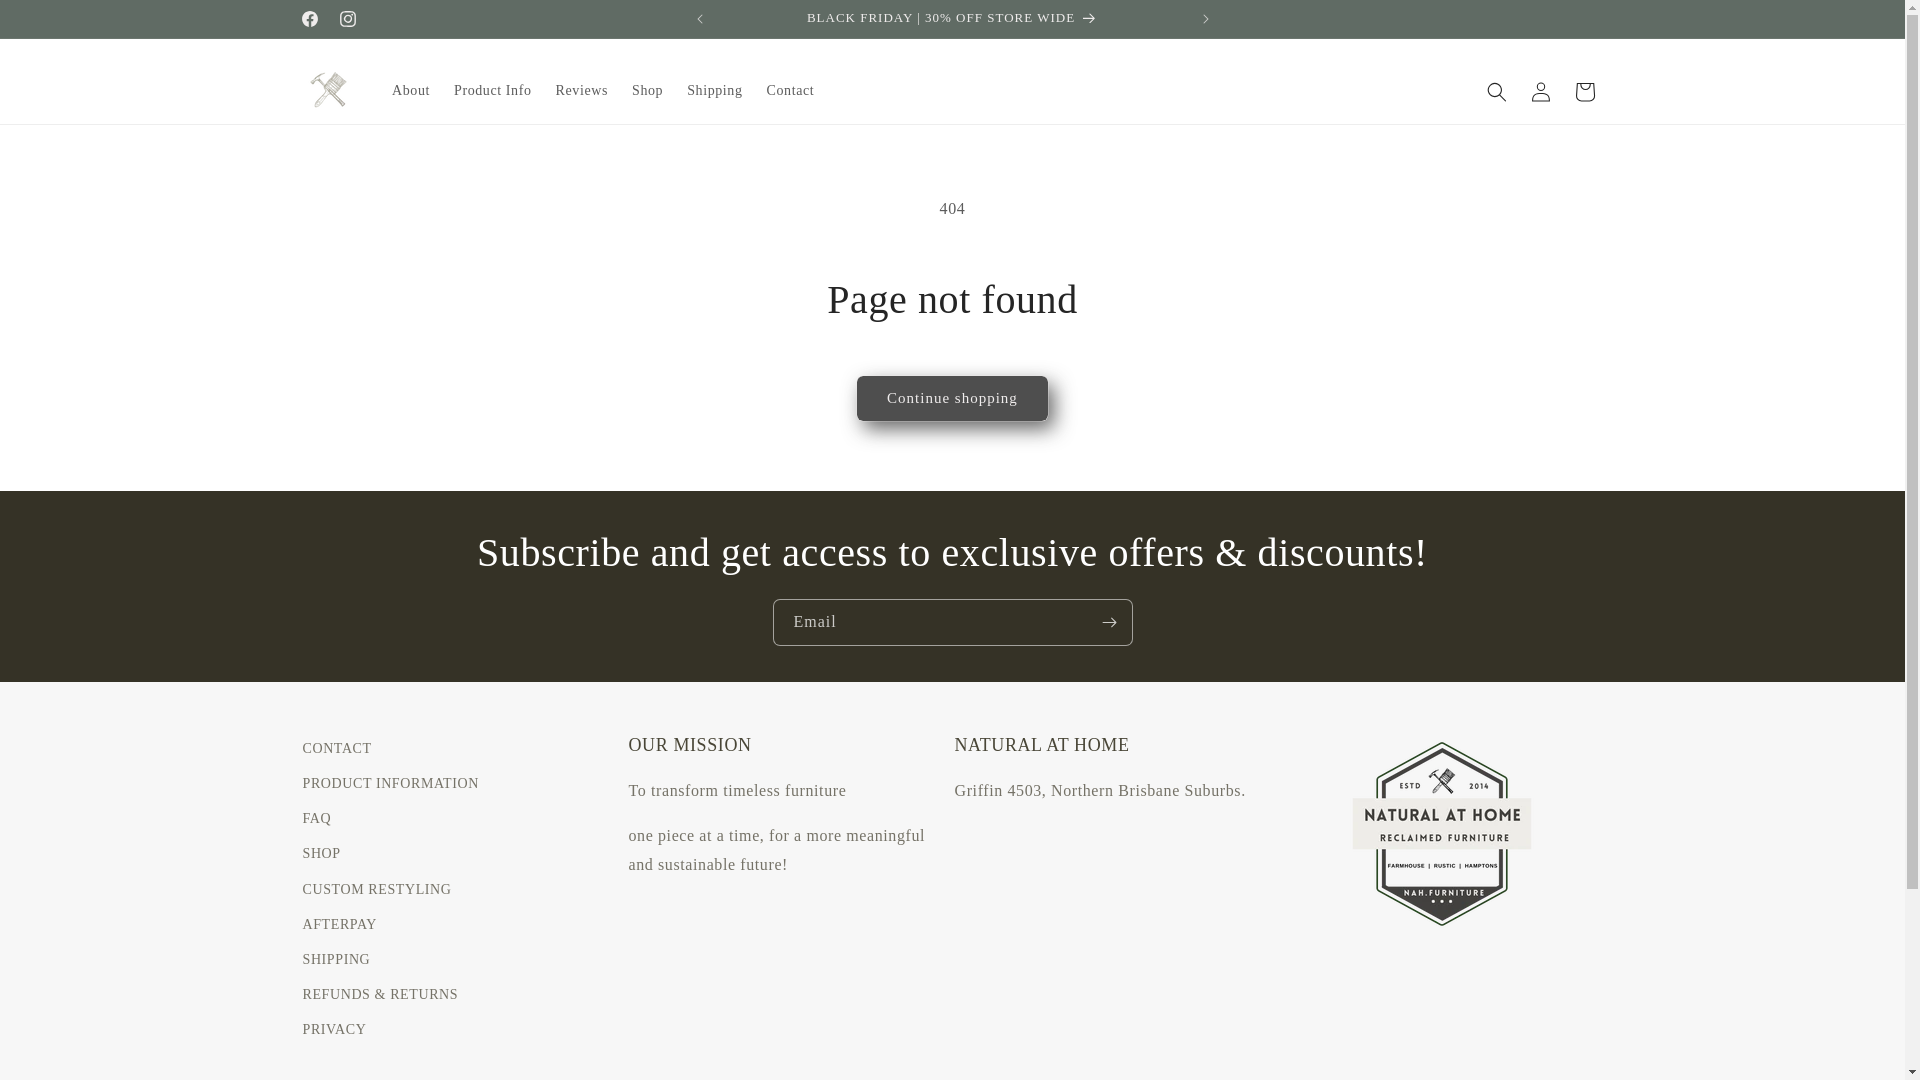 This screenshot has height=1080, width=1920. What do you see at coordinates (339, 924) in the screenshot?
I see `'AFTERPAY'` at bounding box center [339, 924].